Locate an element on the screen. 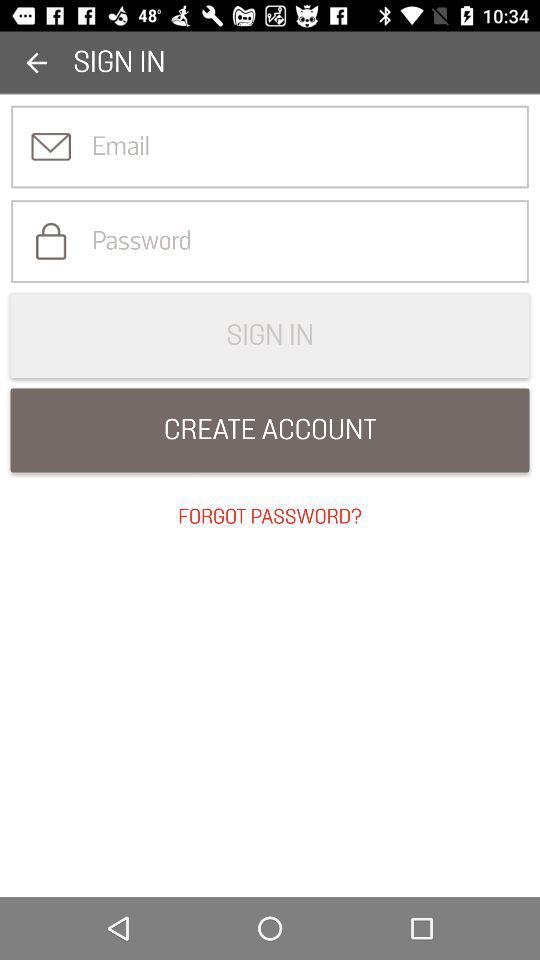 This screenshot has width=540, height=960. icon to the left of the sign in item is located at coordinates (36, 62).